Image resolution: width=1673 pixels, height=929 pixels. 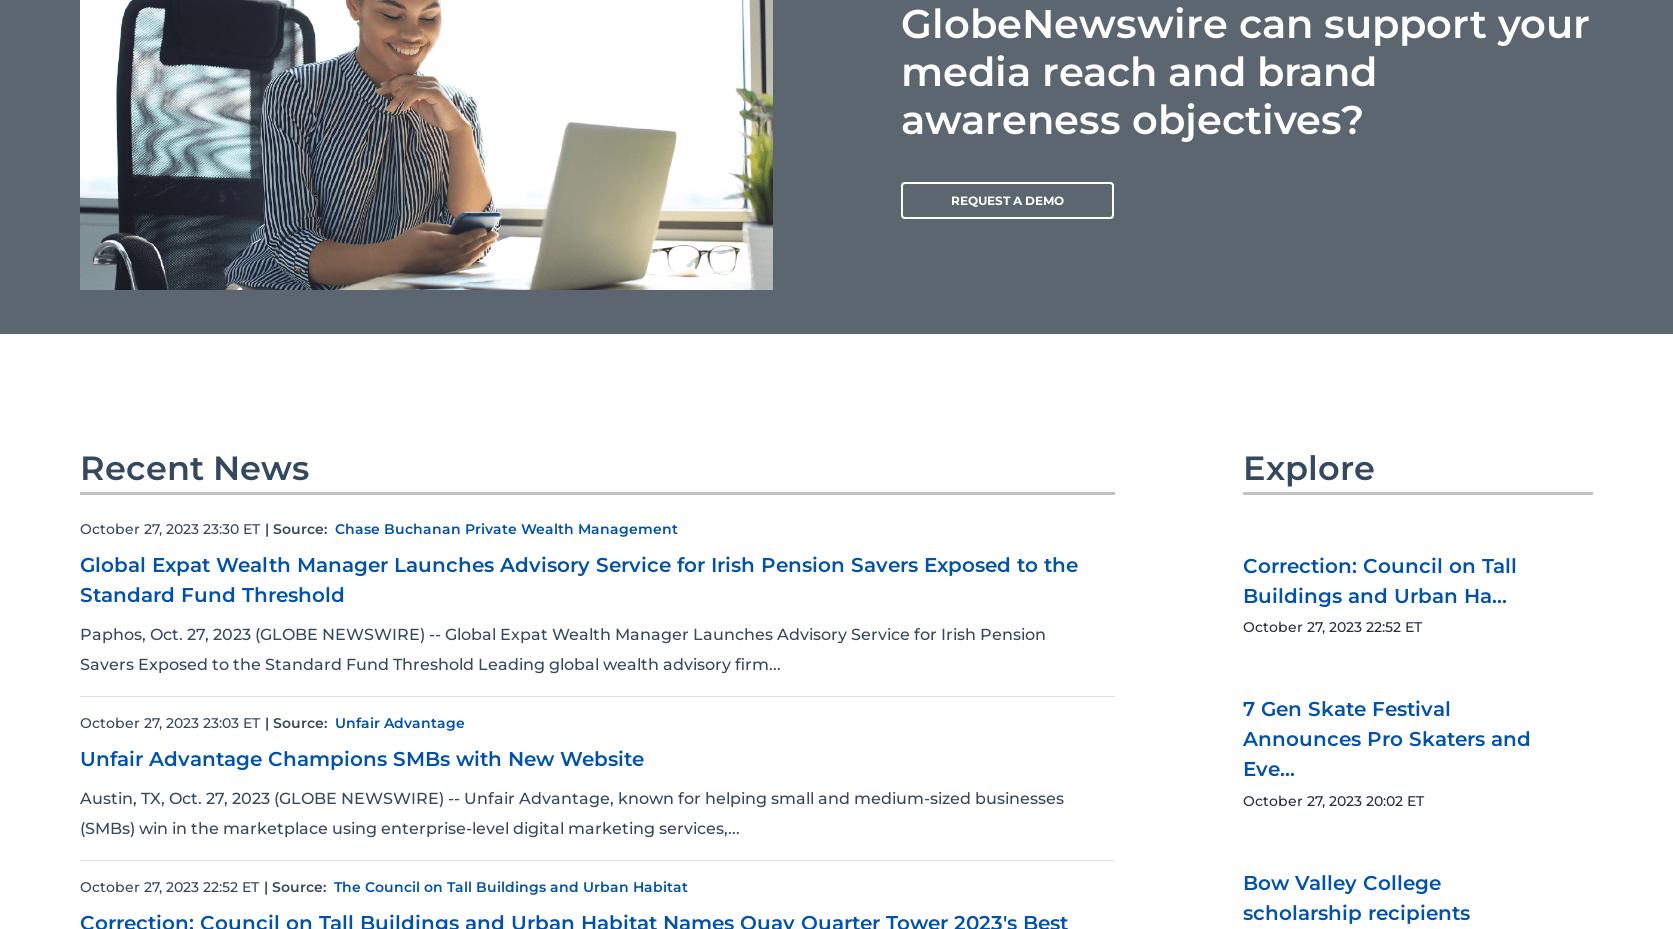 What do you see at coordinates (168, 722) in the screenshot?
I see `'October 27, 2023 23:03 ET'` at bounding box center [168, 722].